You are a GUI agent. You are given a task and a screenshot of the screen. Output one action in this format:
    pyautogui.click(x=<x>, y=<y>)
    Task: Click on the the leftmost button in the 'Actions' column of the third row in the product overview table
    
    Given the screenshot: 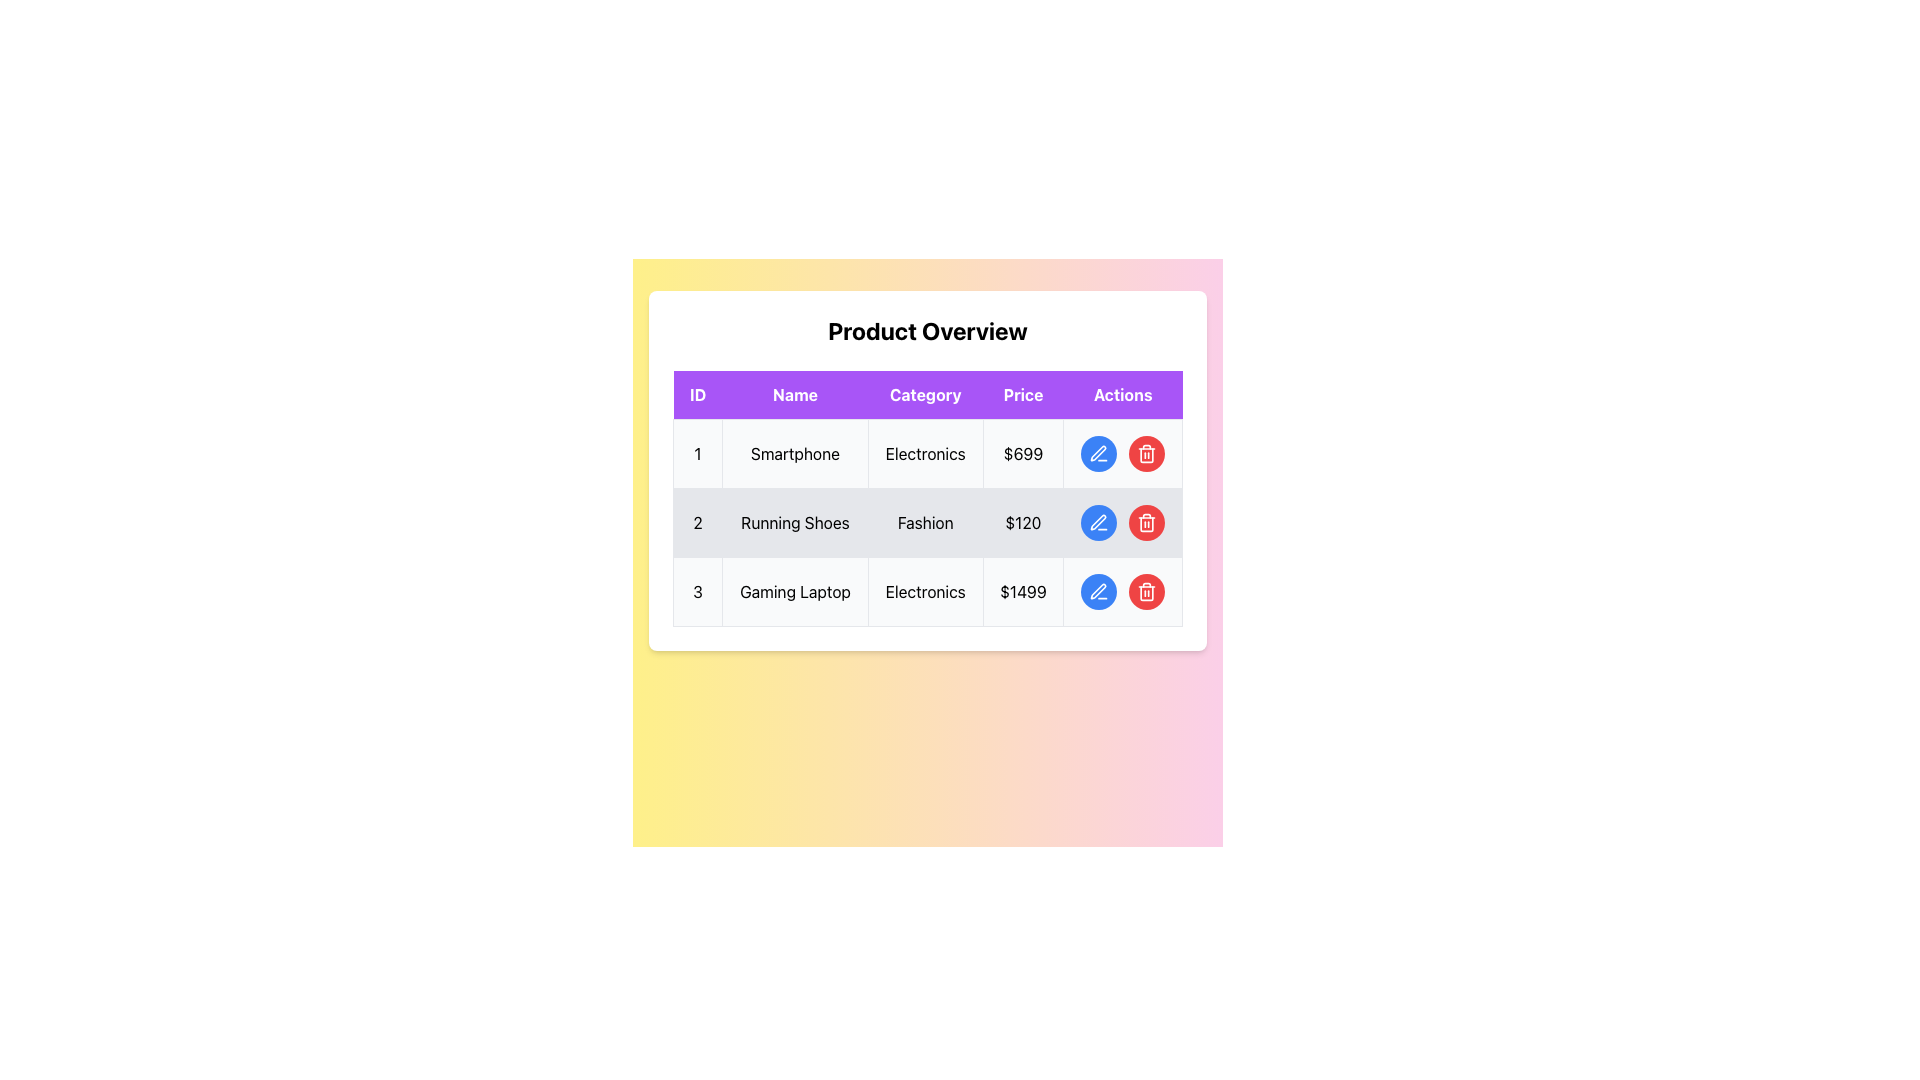 What is the action you would take?
    pyautogui.click(x=1098, y=590)
    